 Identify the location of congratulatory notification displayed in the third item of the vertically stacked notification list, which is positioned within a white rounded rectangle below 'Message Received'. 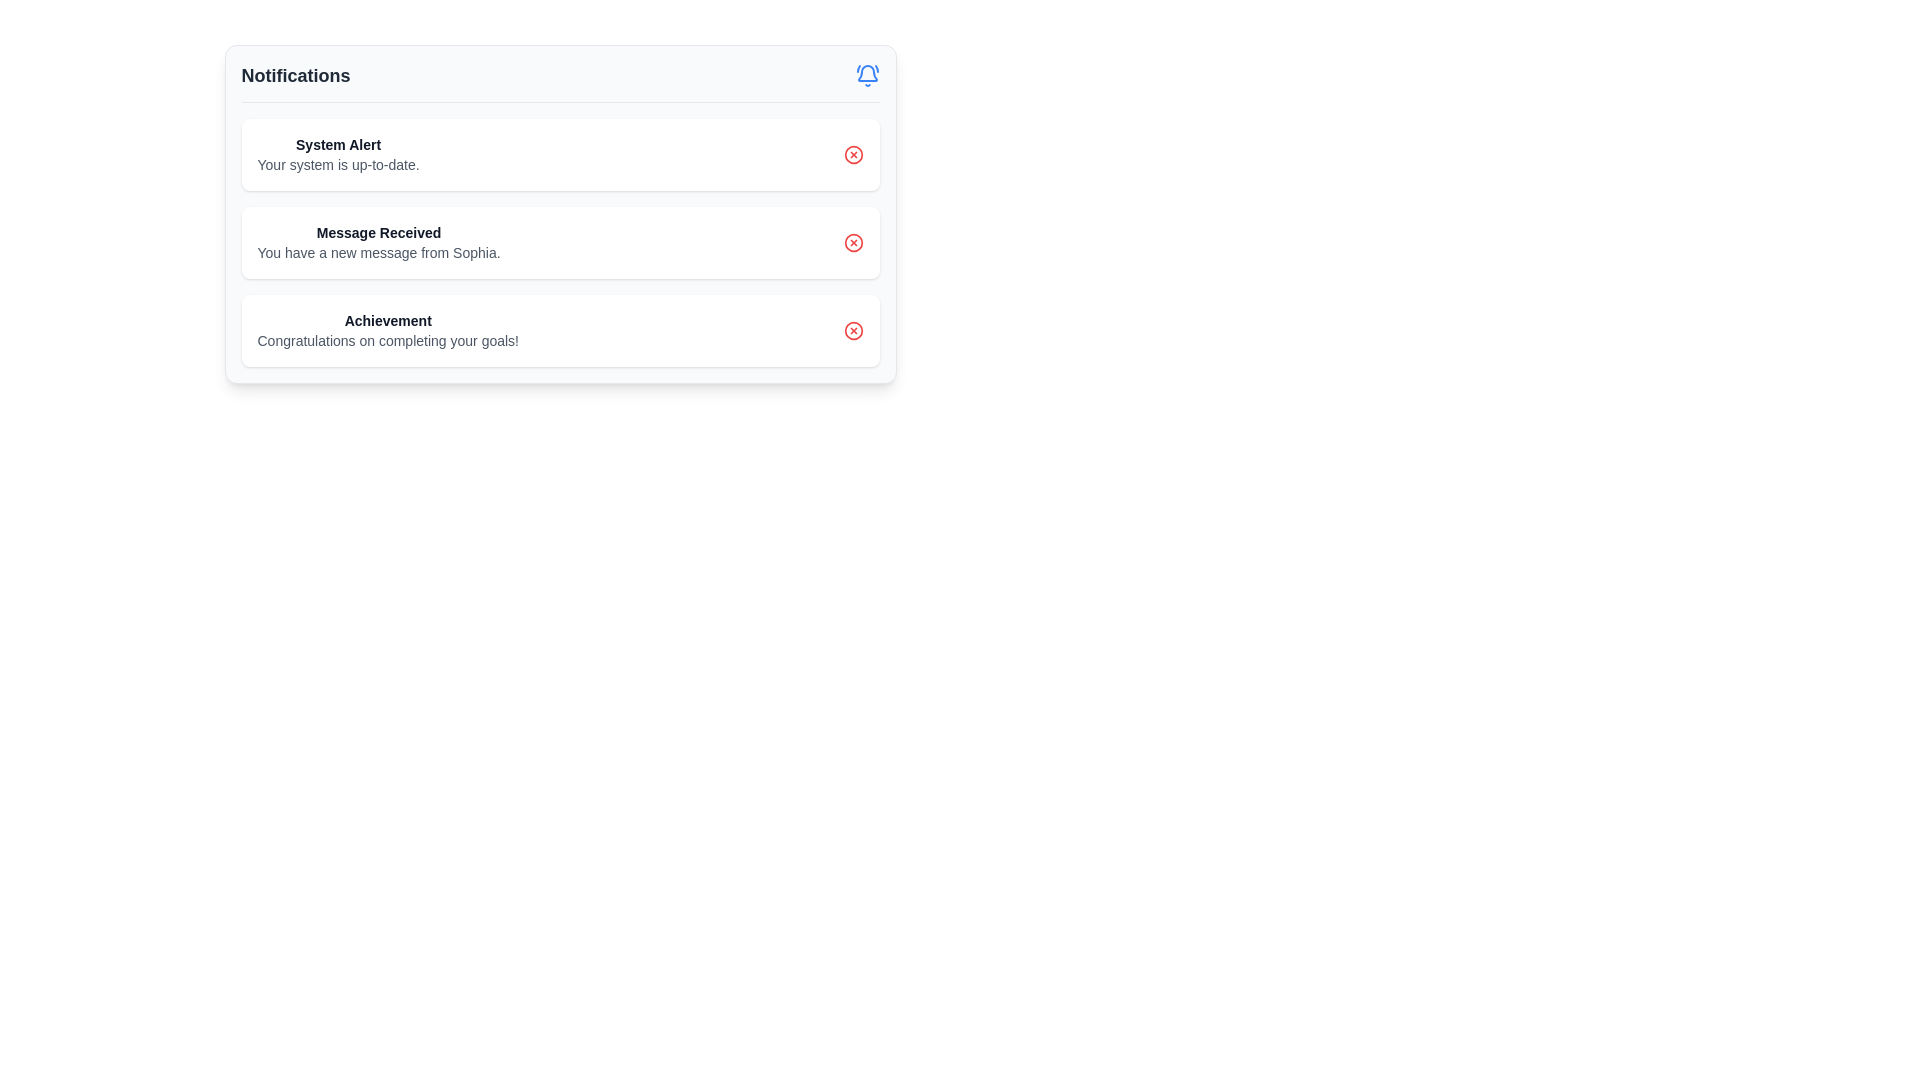
(388, 330).